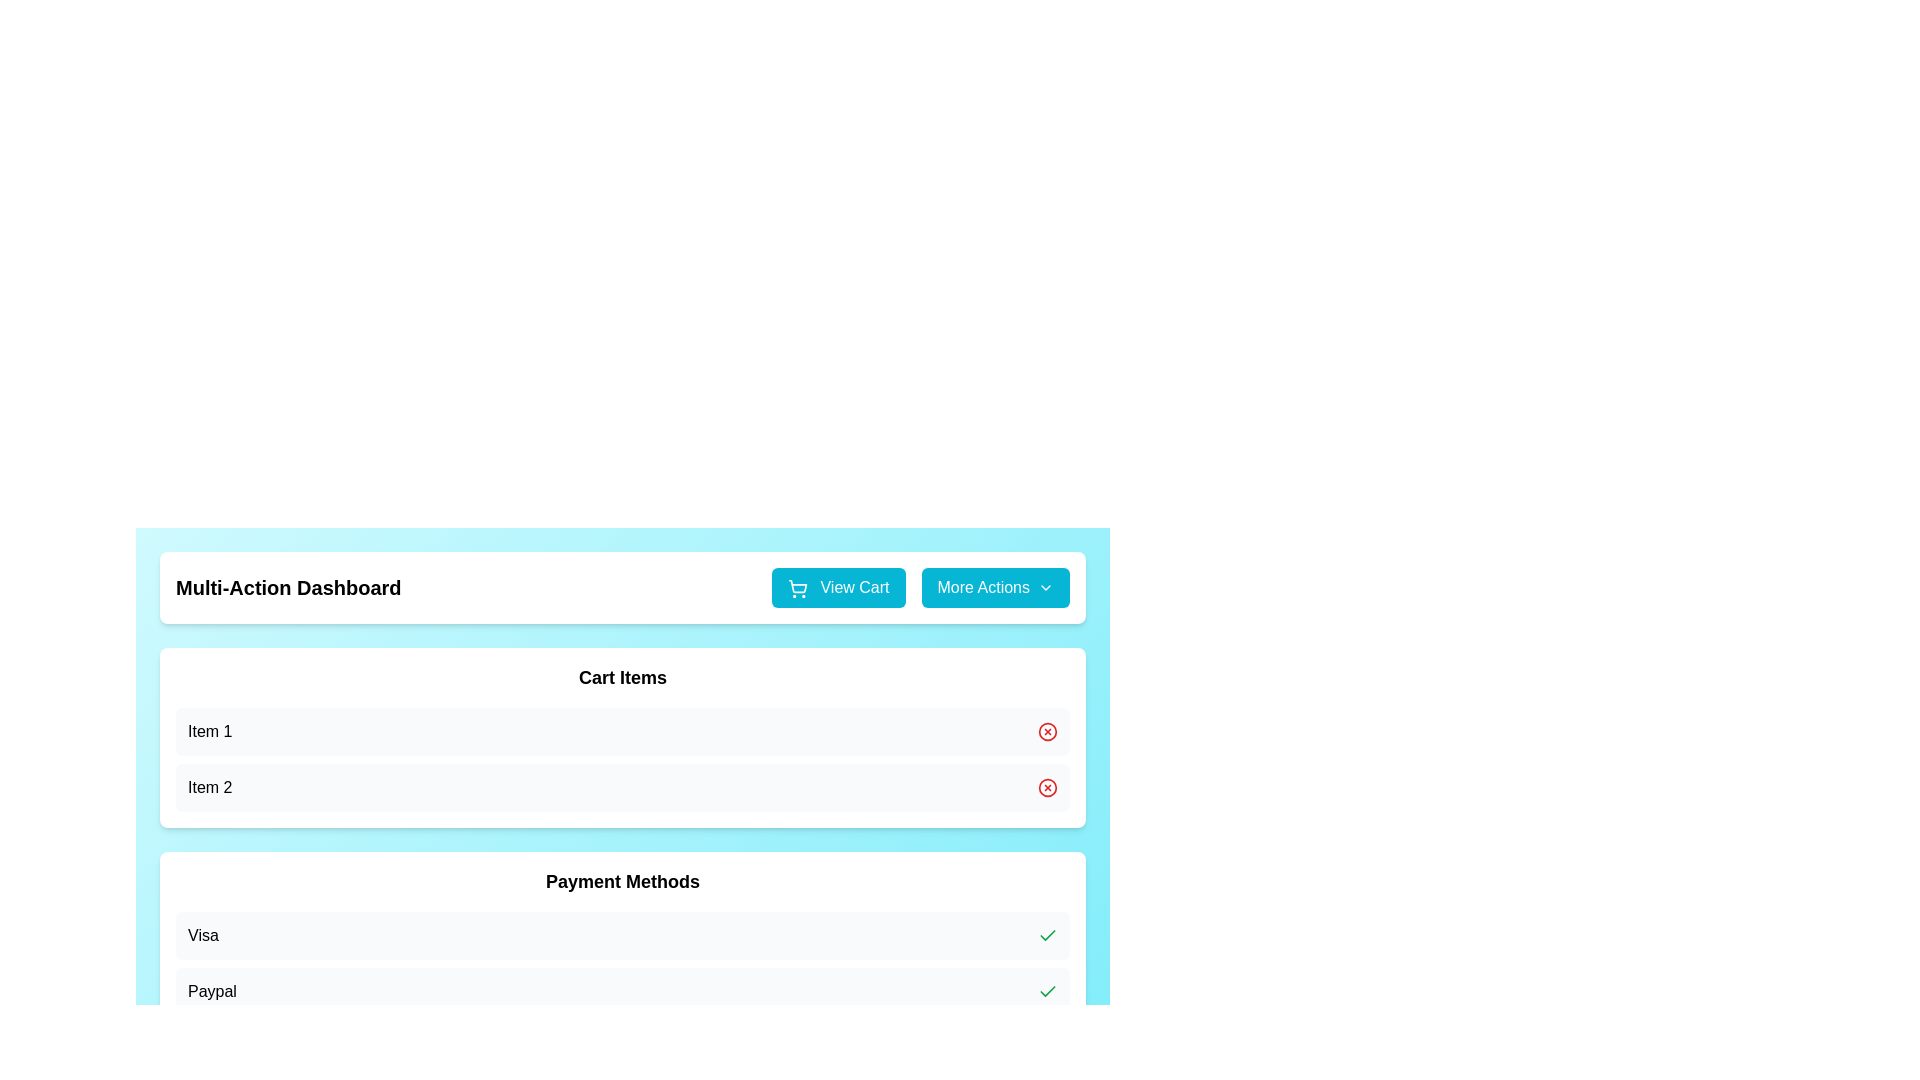 This screenshot has width=1920, height=1080. I want to click on the shopping cart icon, which is a minimalistic graphical representation located towards the top-right corner of the interface, adjacent to the 'View Cart' button, so click(797, 585).